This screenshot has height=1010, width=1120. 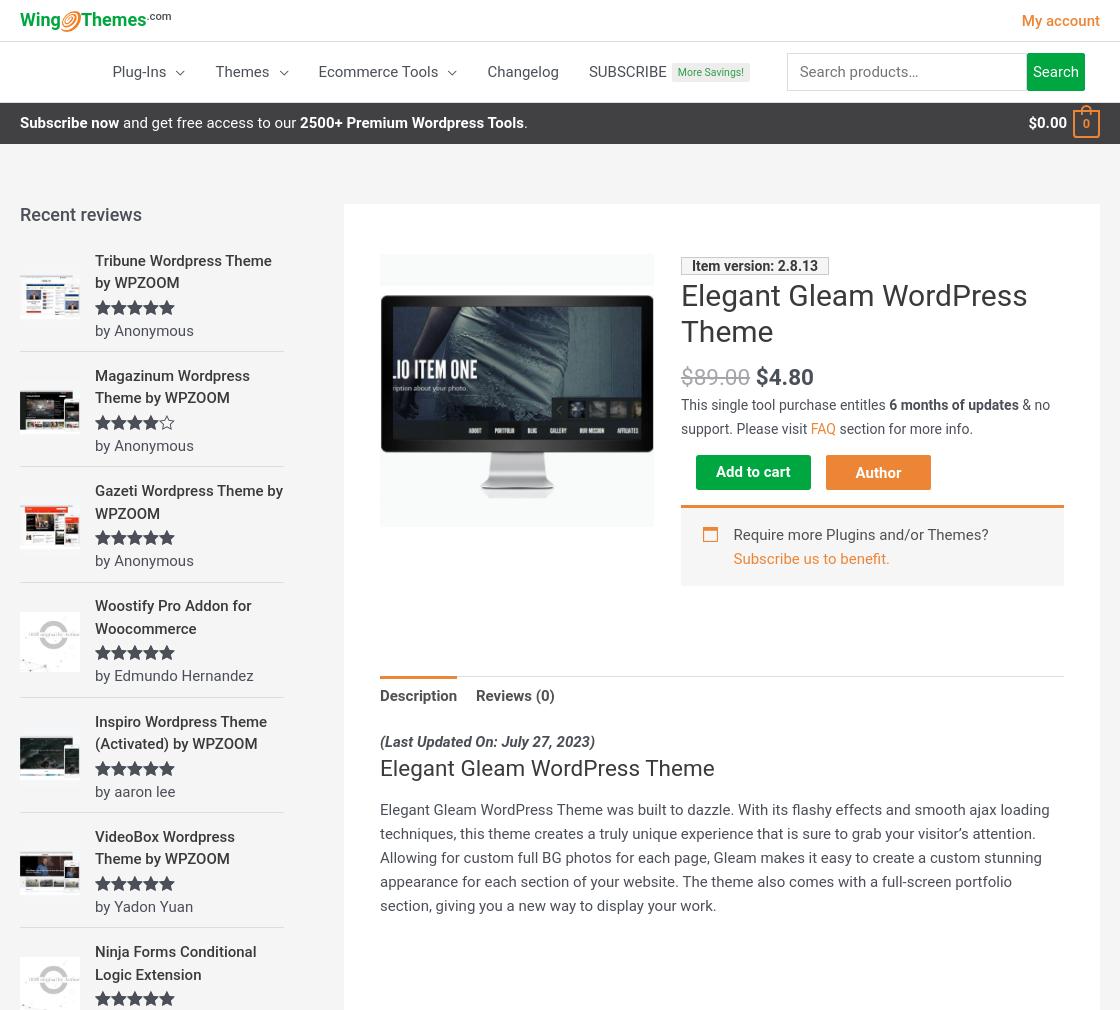 I want to click on 'by Yadon Yuan', so click(x=144, y=905).